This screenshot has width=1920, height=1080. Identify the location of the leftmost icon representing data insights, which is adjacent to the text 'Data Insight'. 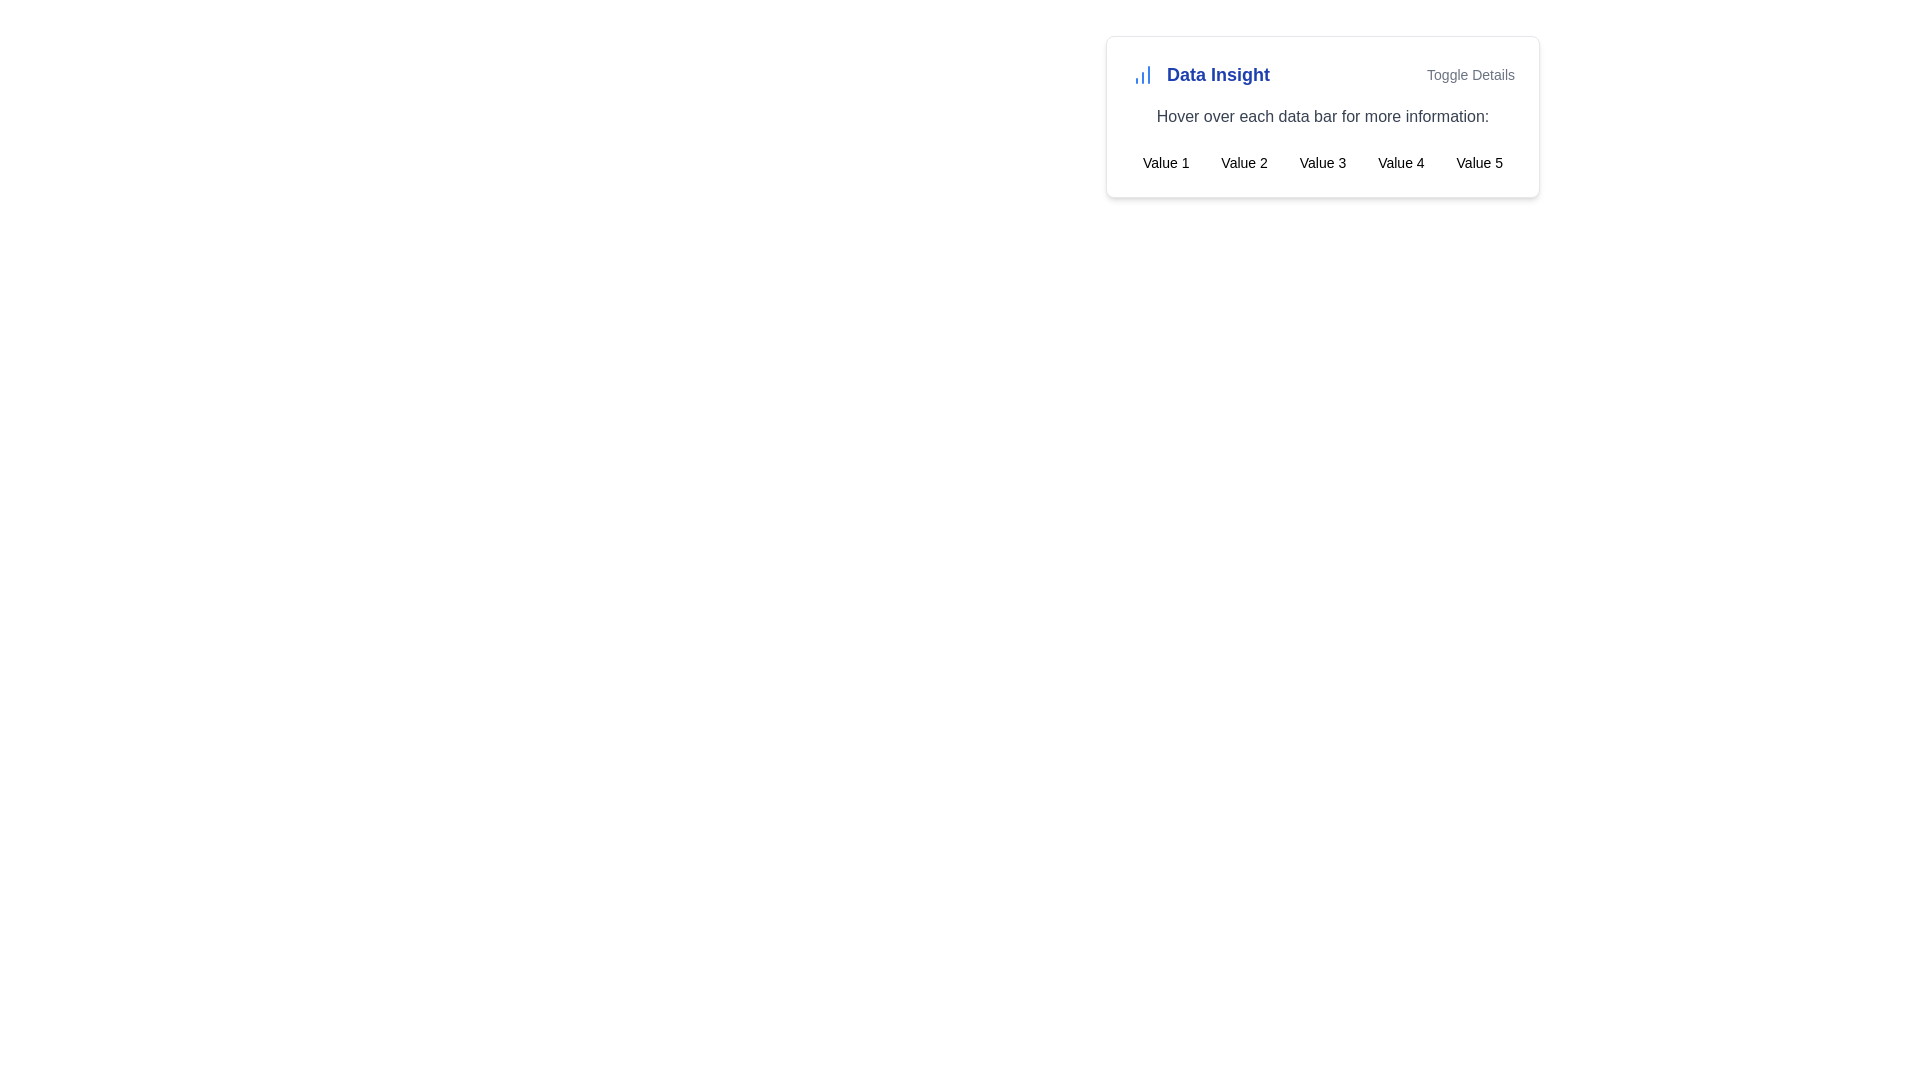
(1142, 73).